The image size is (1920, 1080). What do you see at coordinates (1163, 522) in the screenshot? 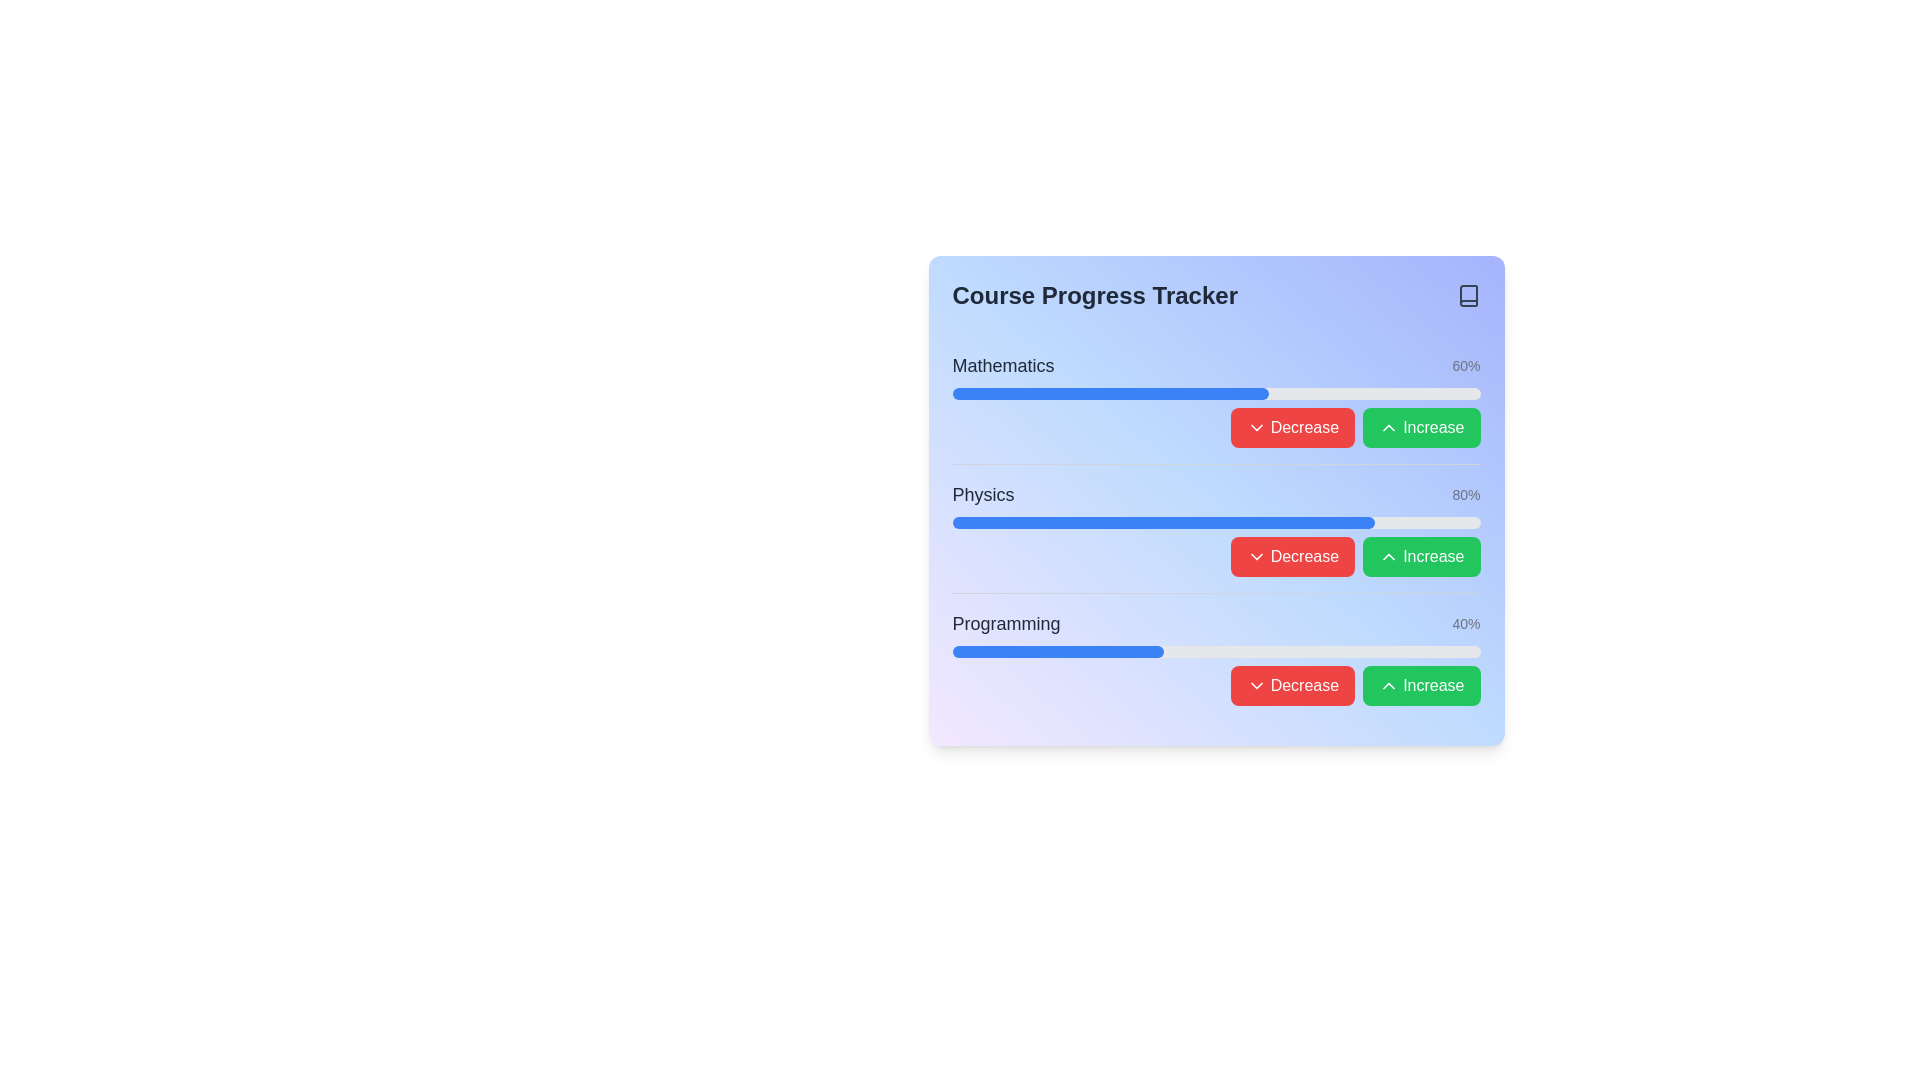
I see `visual representation of the progress made in the Physics course from the filled portion of the progress bar located below the Mathematics progress bar` at bounding box center [1163, 522].